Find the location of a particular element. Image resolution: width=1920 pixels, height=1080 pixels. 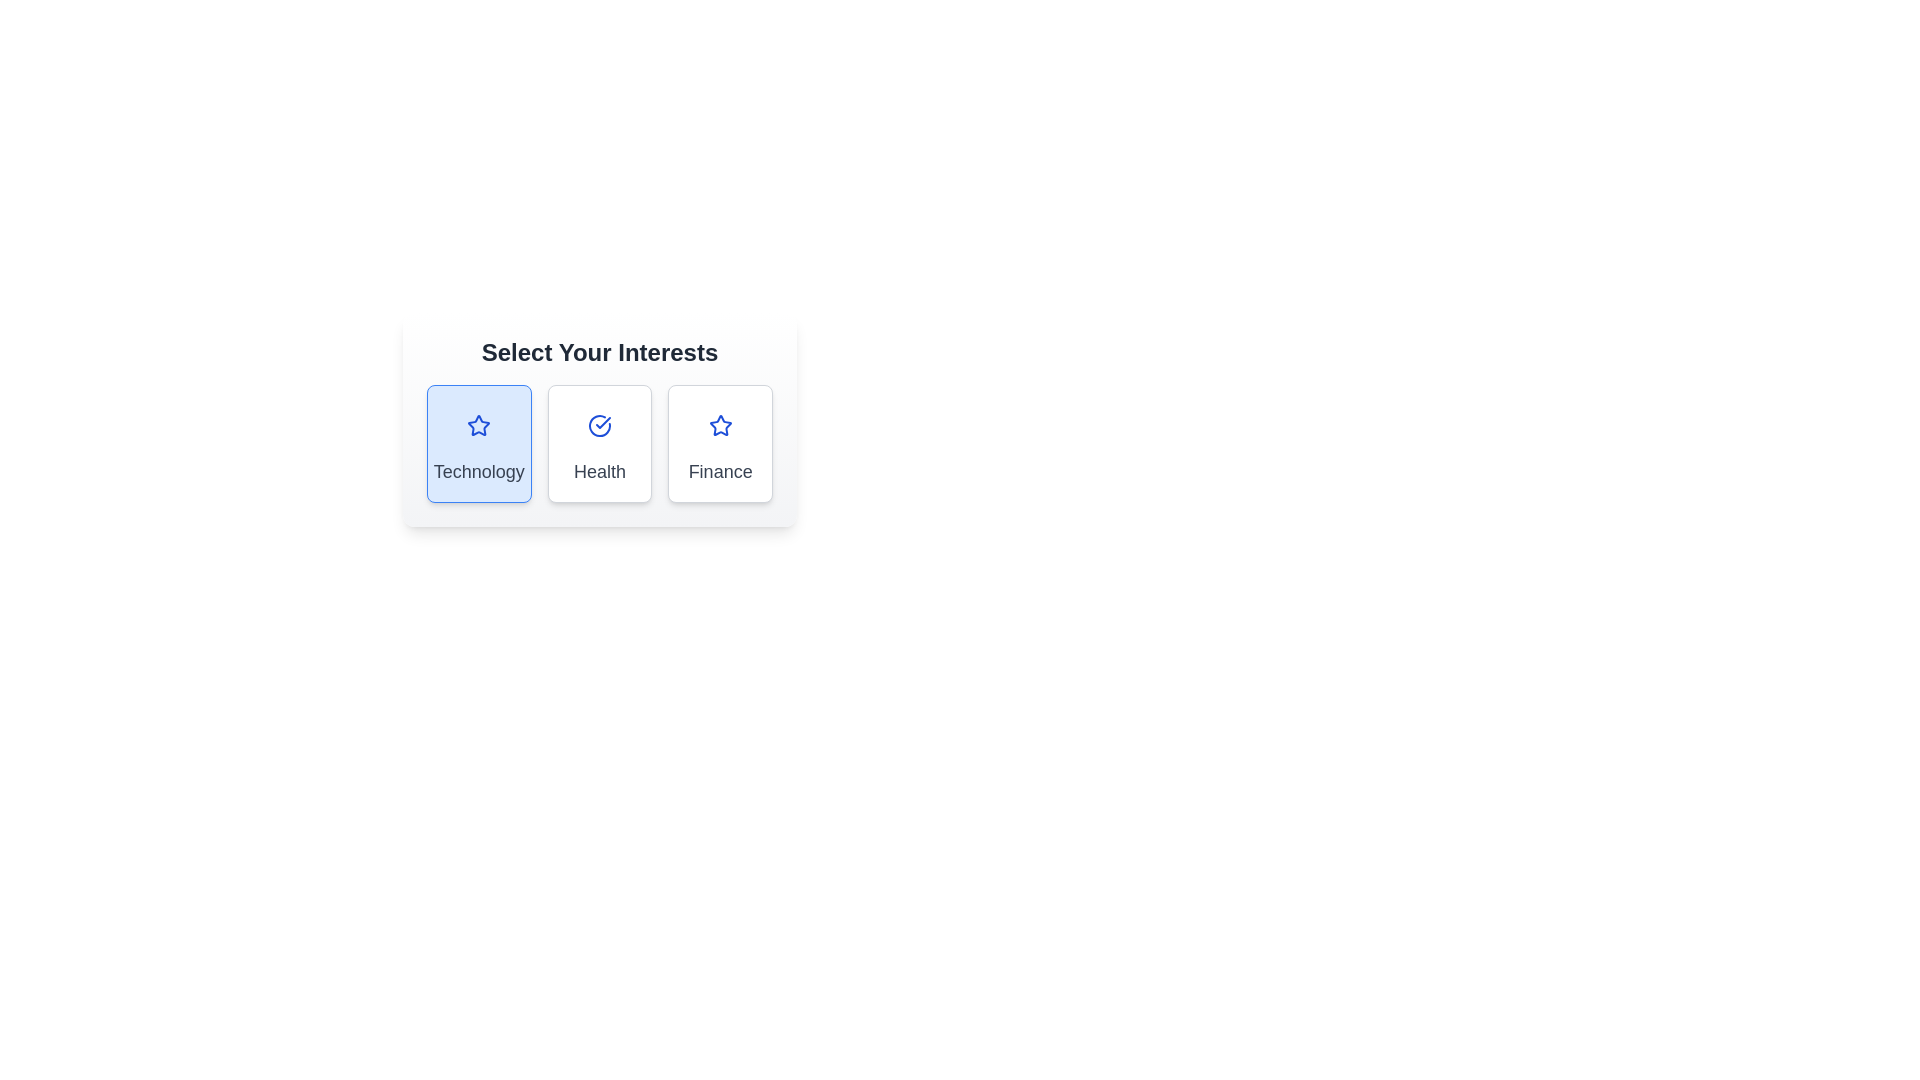

the 'Health' button is located at coordinates (599, 442).